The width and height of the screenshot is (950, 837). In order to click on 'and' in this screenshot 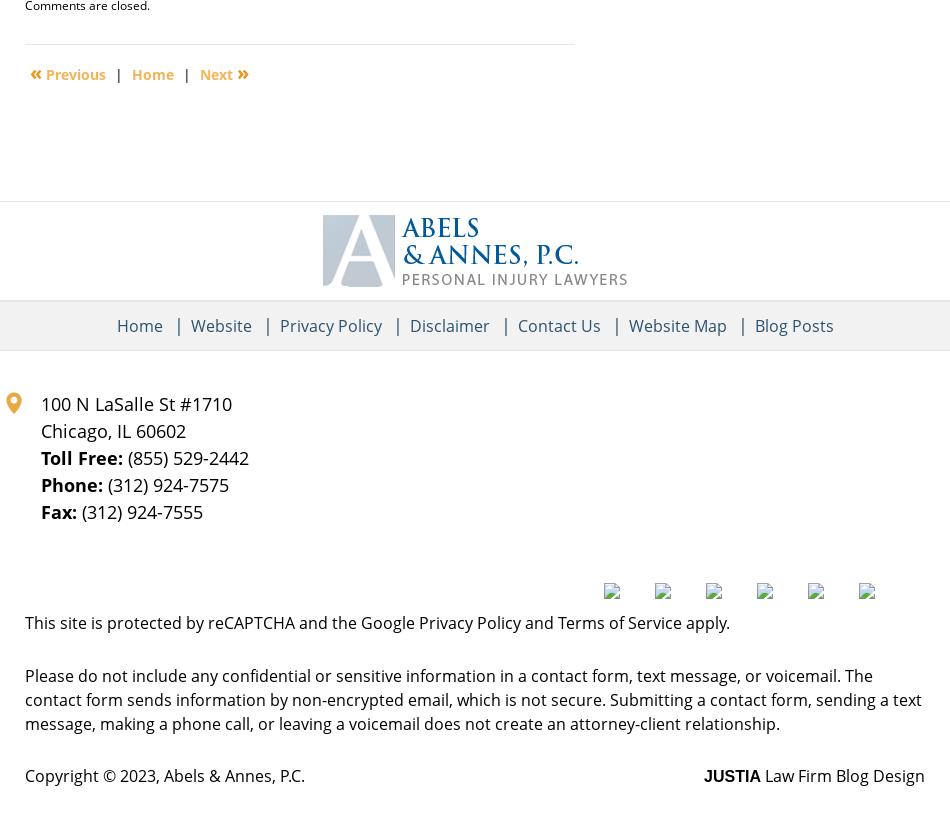, I will do `click(539, 621)`.